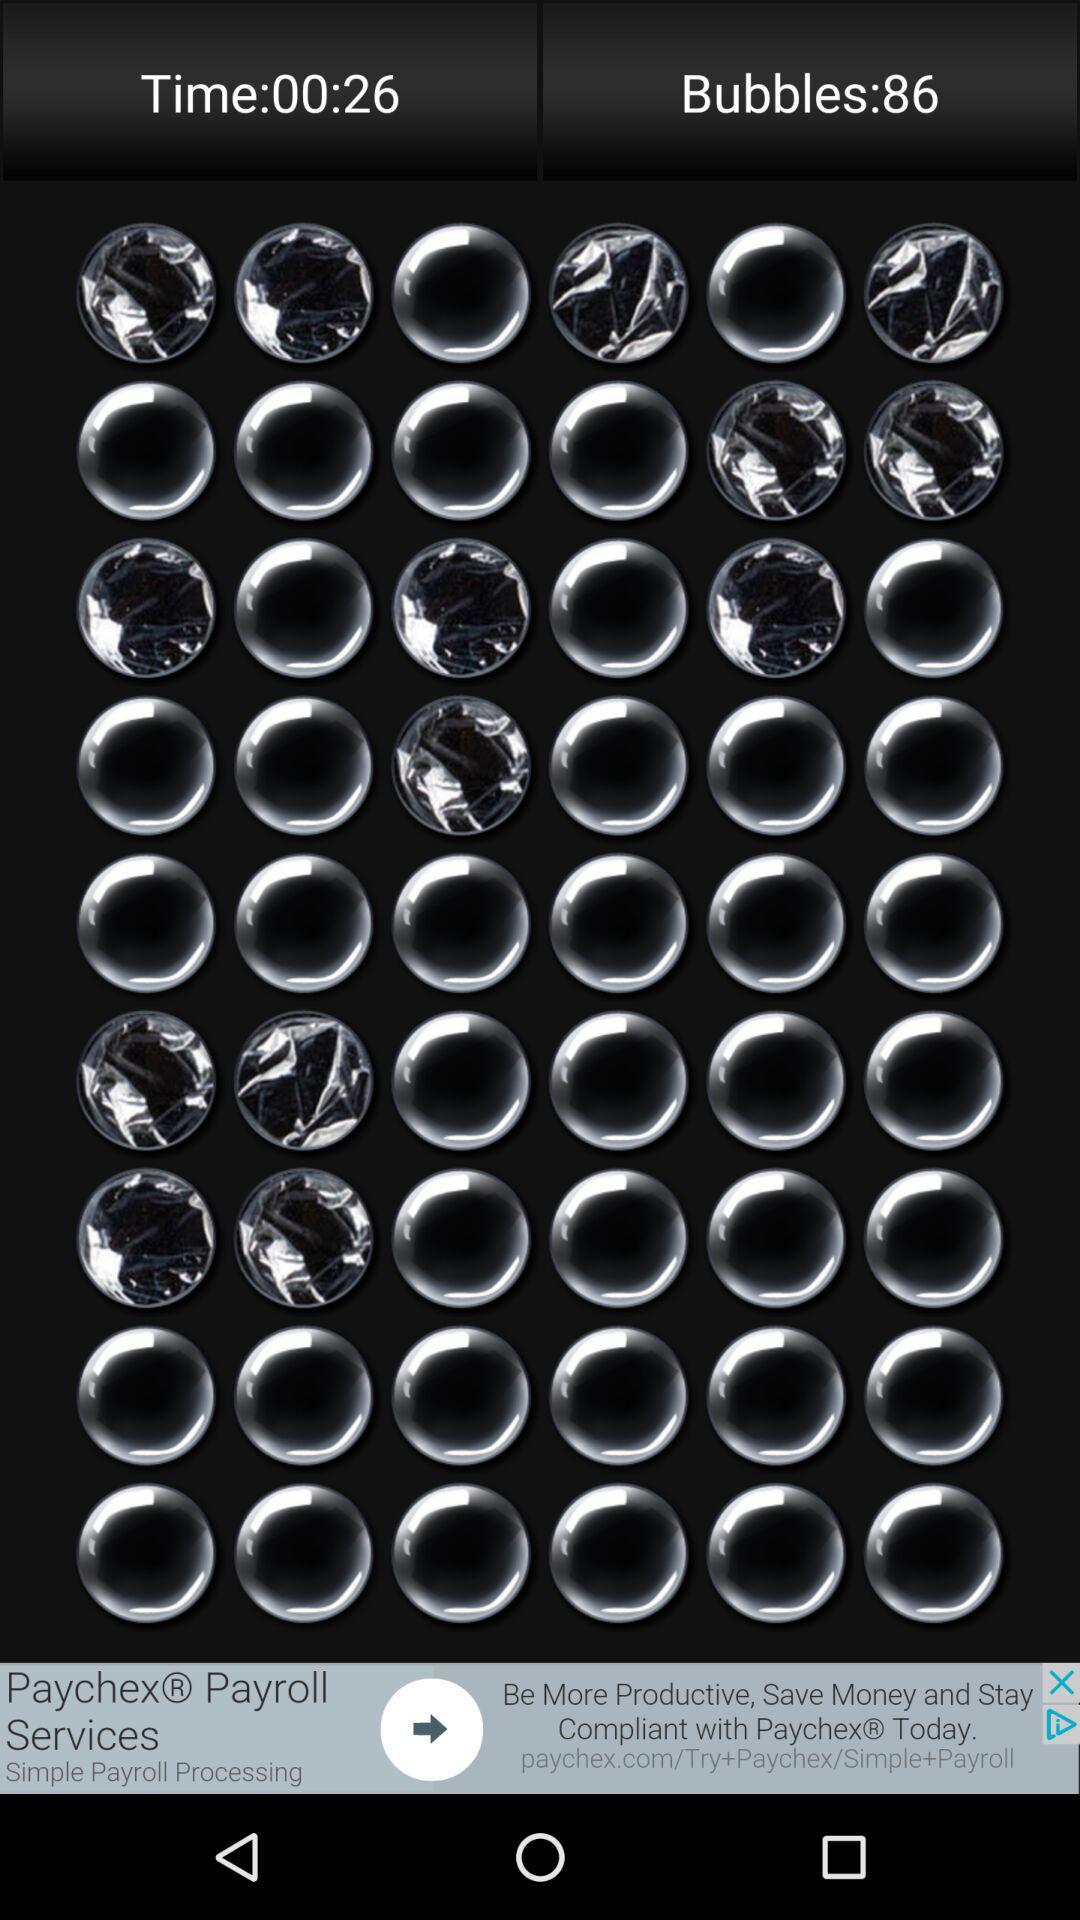 The height and width of the screenshot is (1920, 1080). I want to click on choose a bubble, so click(461, 1237).